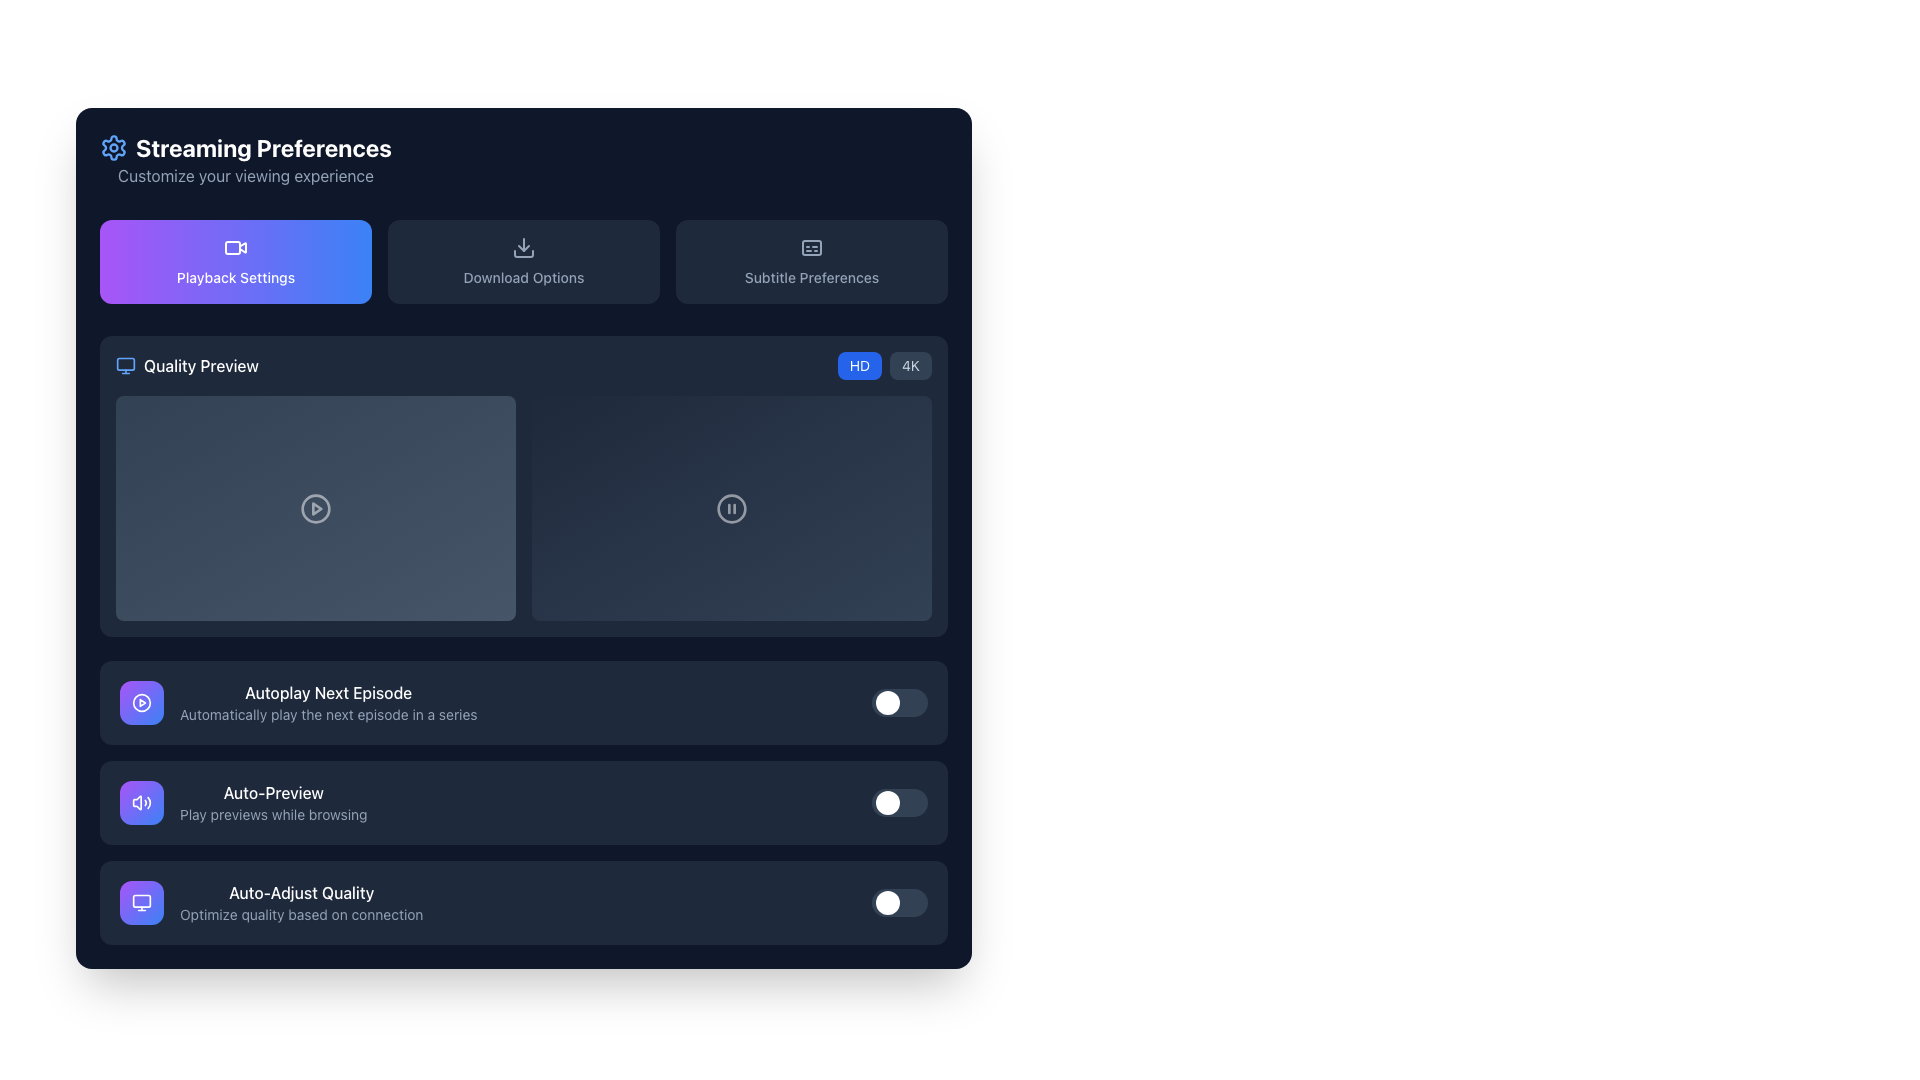  What do you see at coordinates (187, 366) in the screenshot?
I see `the Label indicating the section dedicated` at bounding box center [187, 366].